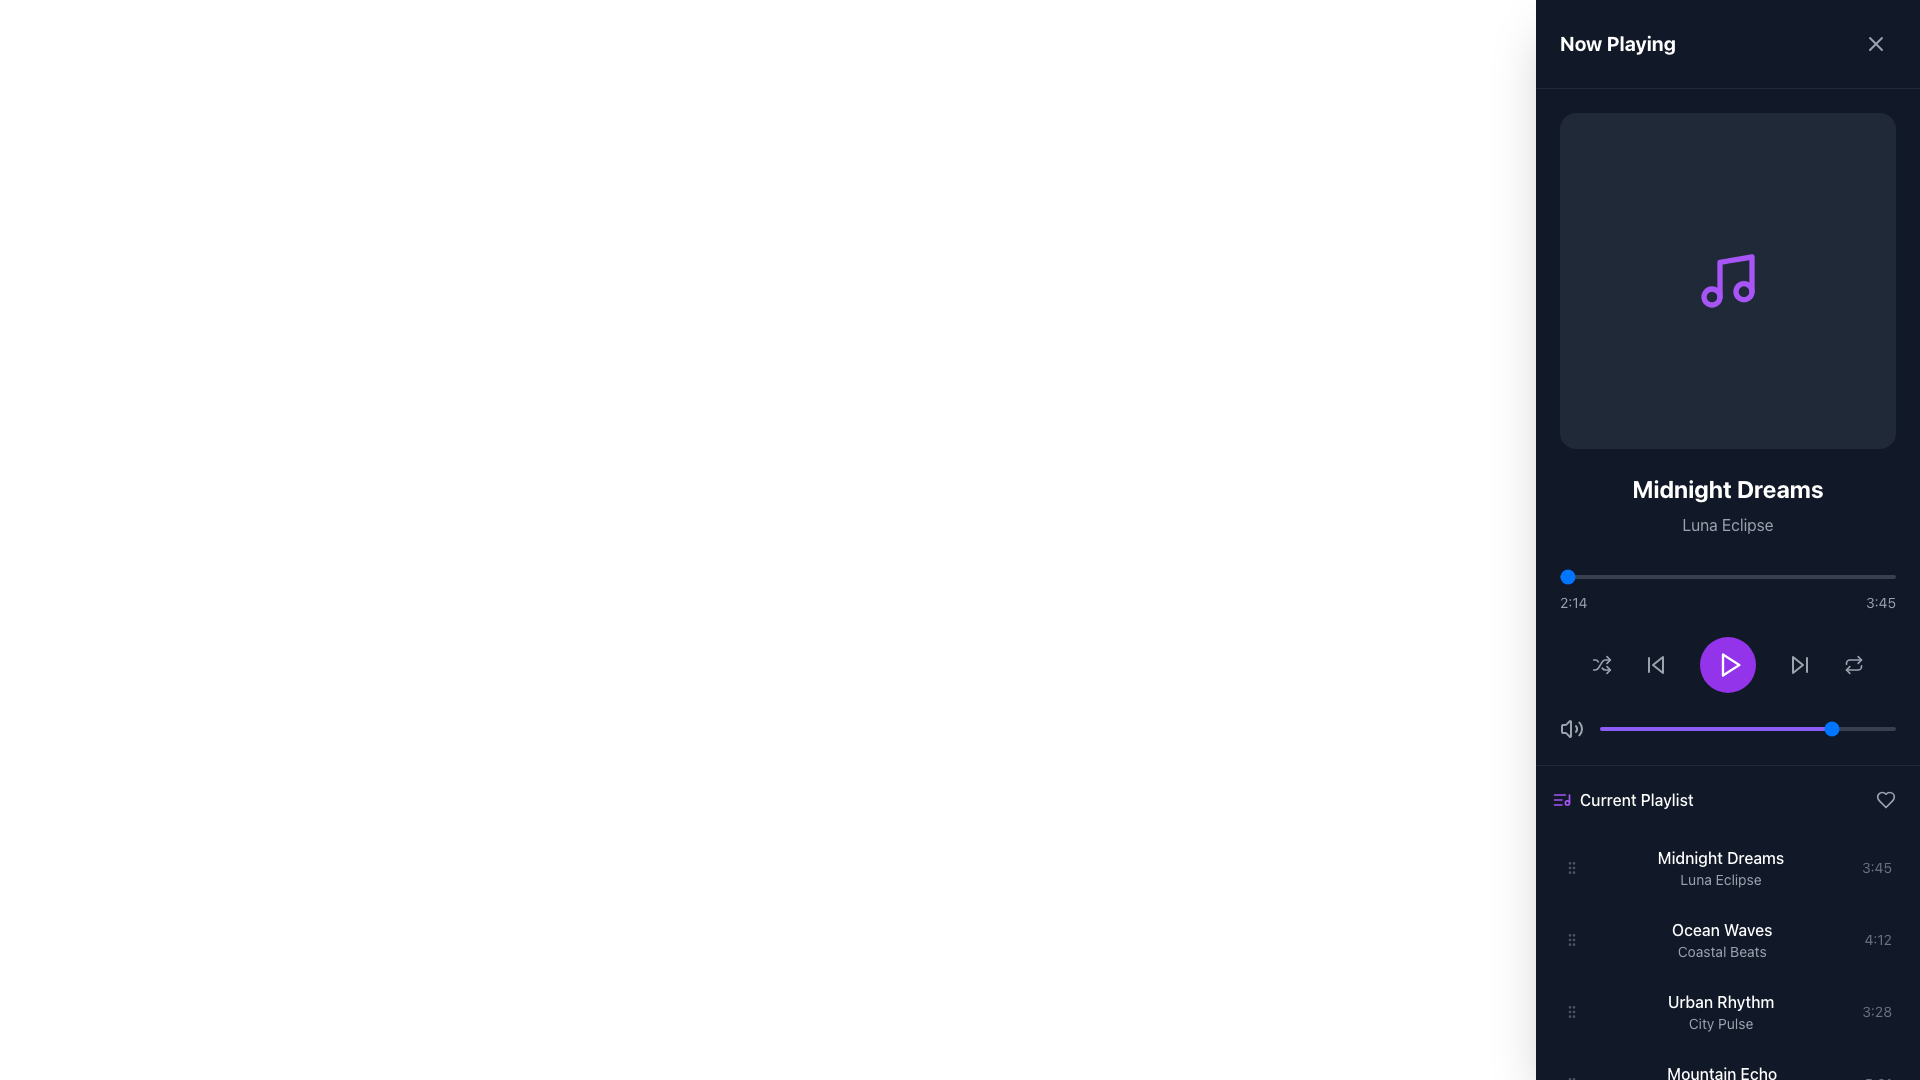 This screenshot has width=1920, height=1080. I want to click on playback position, so click(1596, 577).